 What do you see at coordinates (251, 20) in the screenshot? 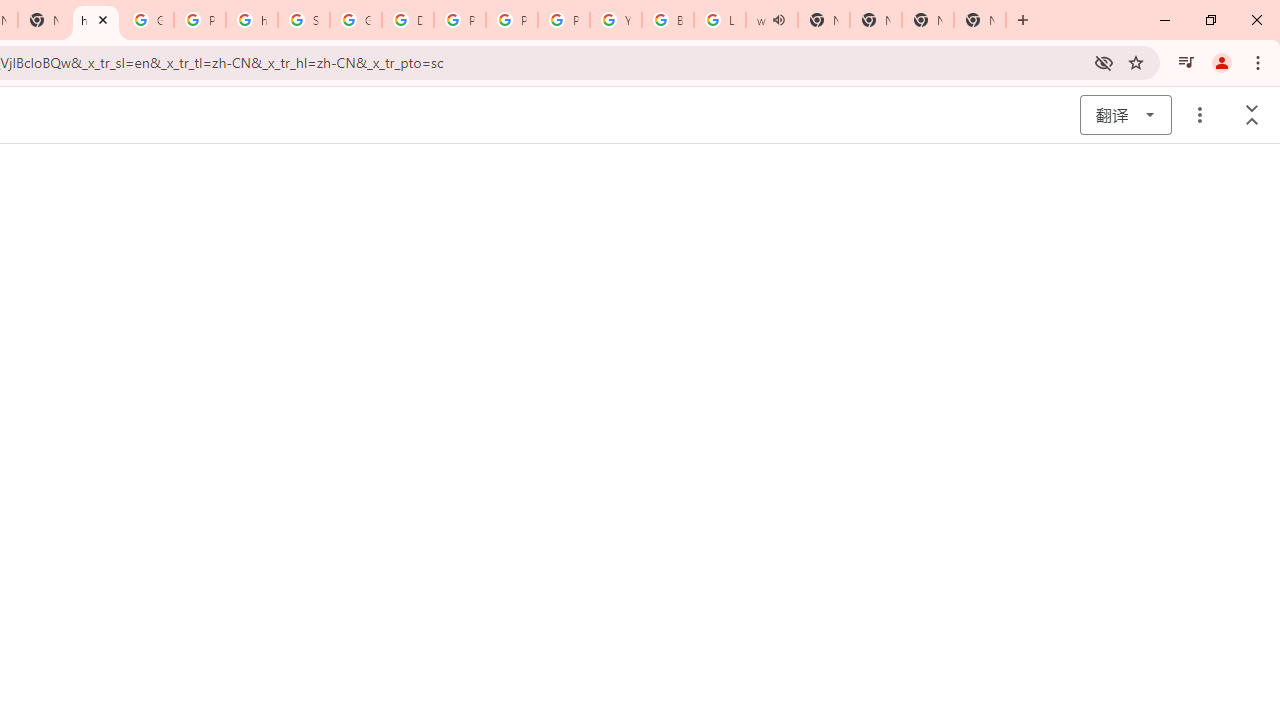
I see `'https://scholar.google.com/'` at bounding box center [251, 20].